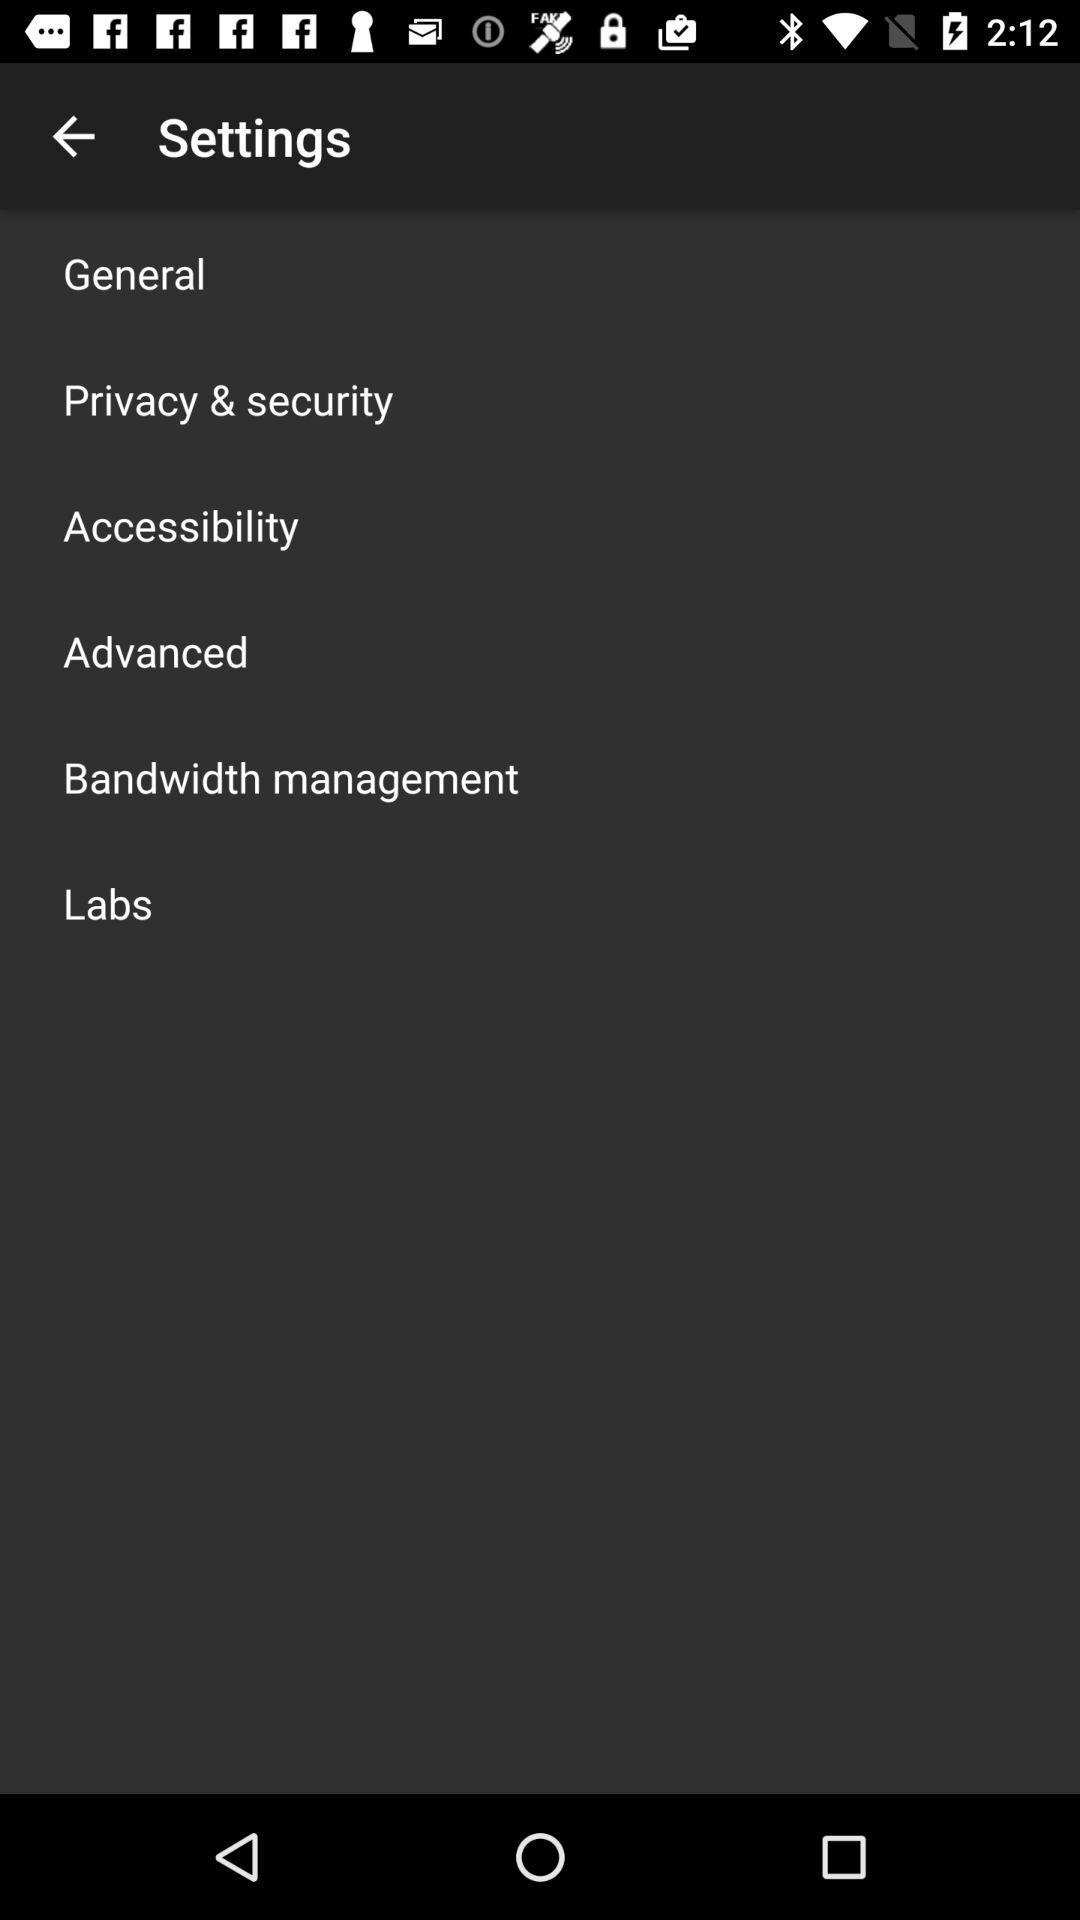 The image size is (1080, 1920). I want to click on bandwidth management app, so click(290, 776).